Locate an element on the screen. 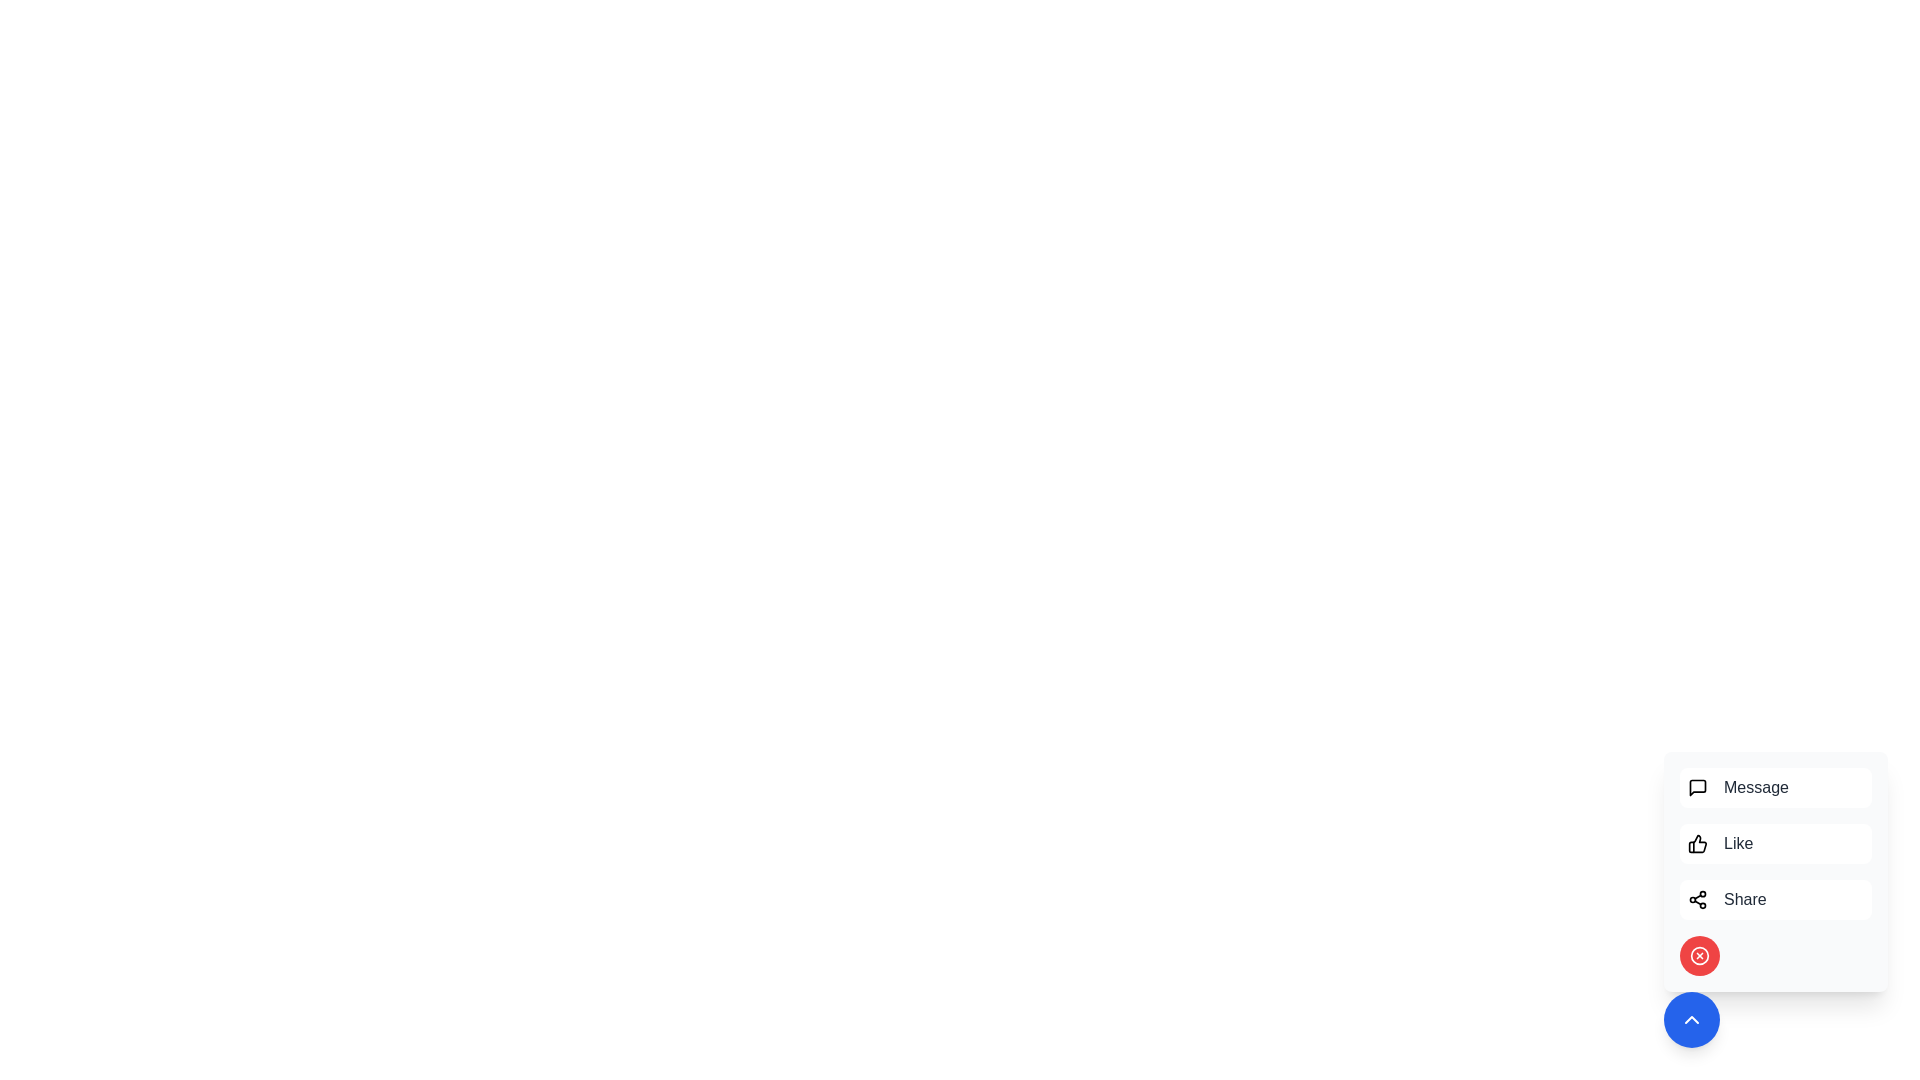 Image resolution: width=1920 pixels, height=1080 pixels. 'Share' button to share content is located at coordinates (1776, 898).